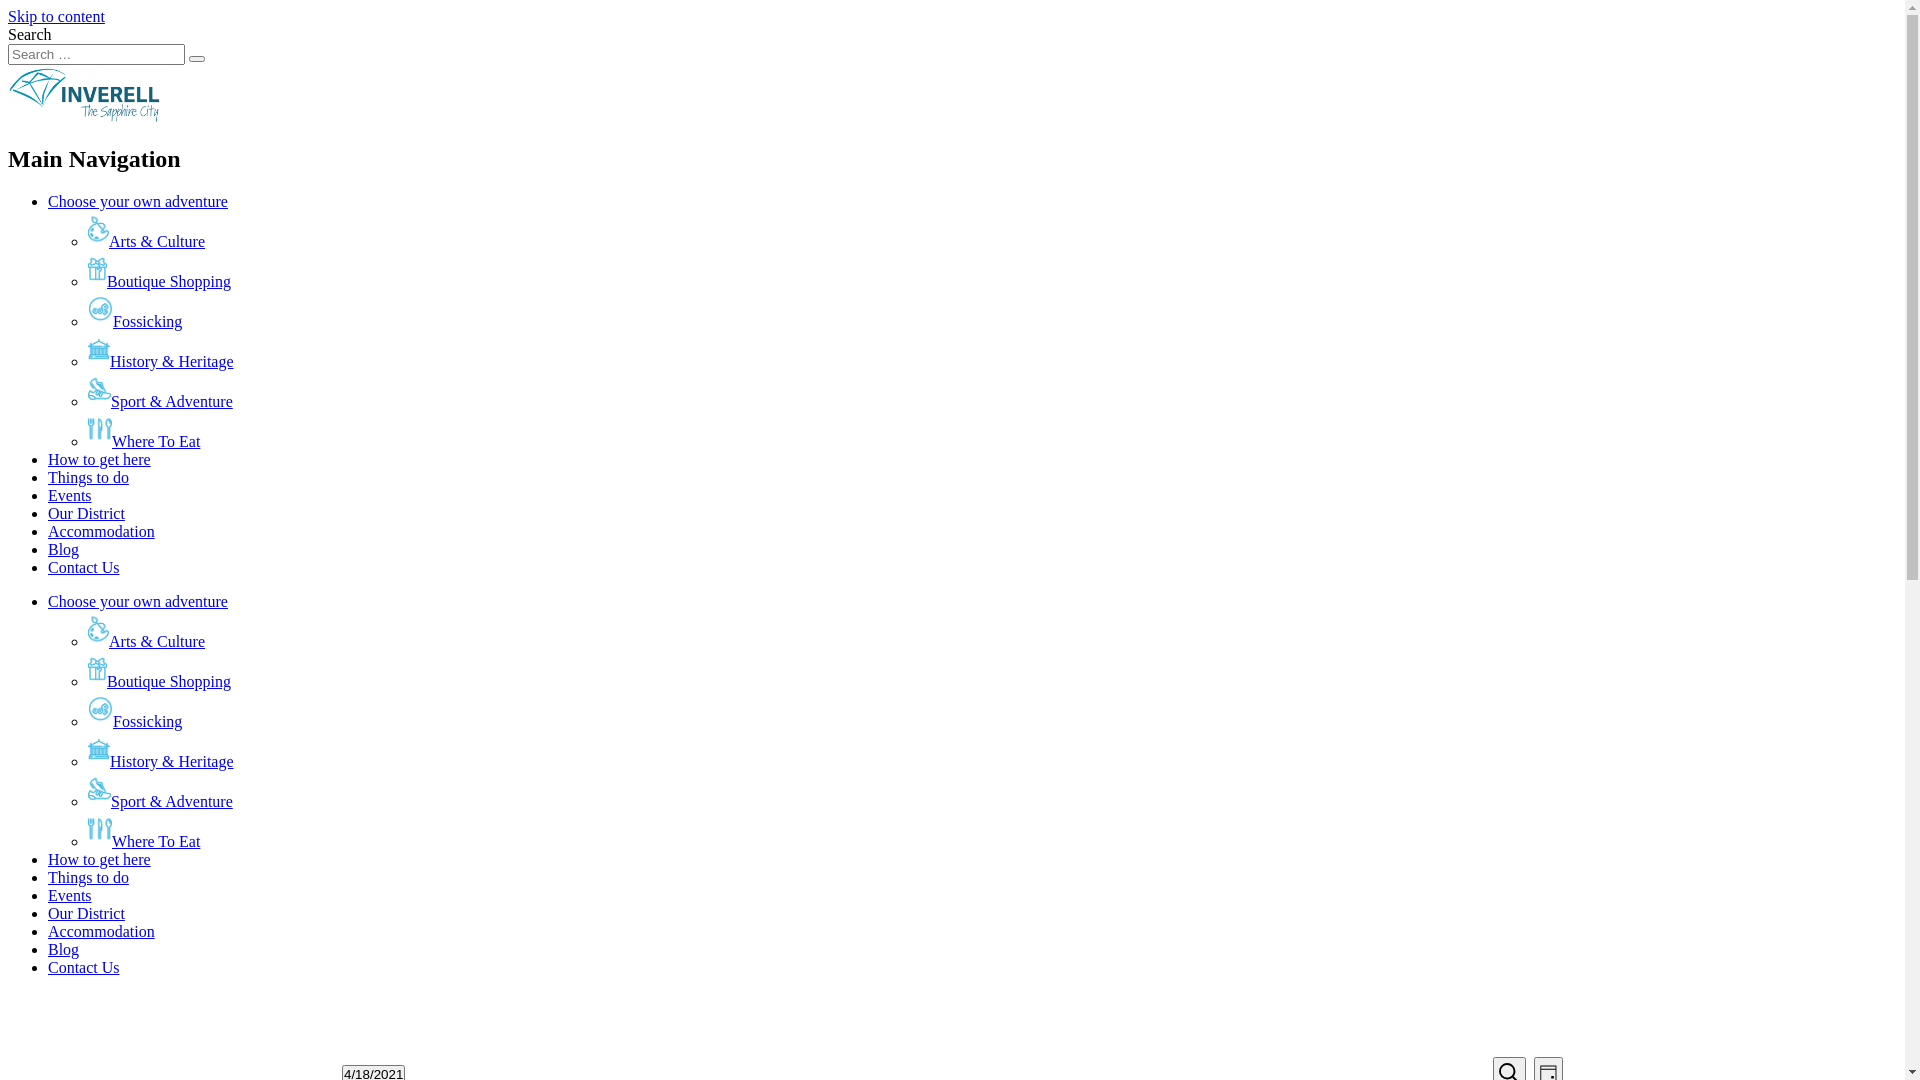 This screenshot has height=1080, width=1920. Describe the element at coordinates (143, 841) in the screenshot. I see `'Where To Eat'` at that location.